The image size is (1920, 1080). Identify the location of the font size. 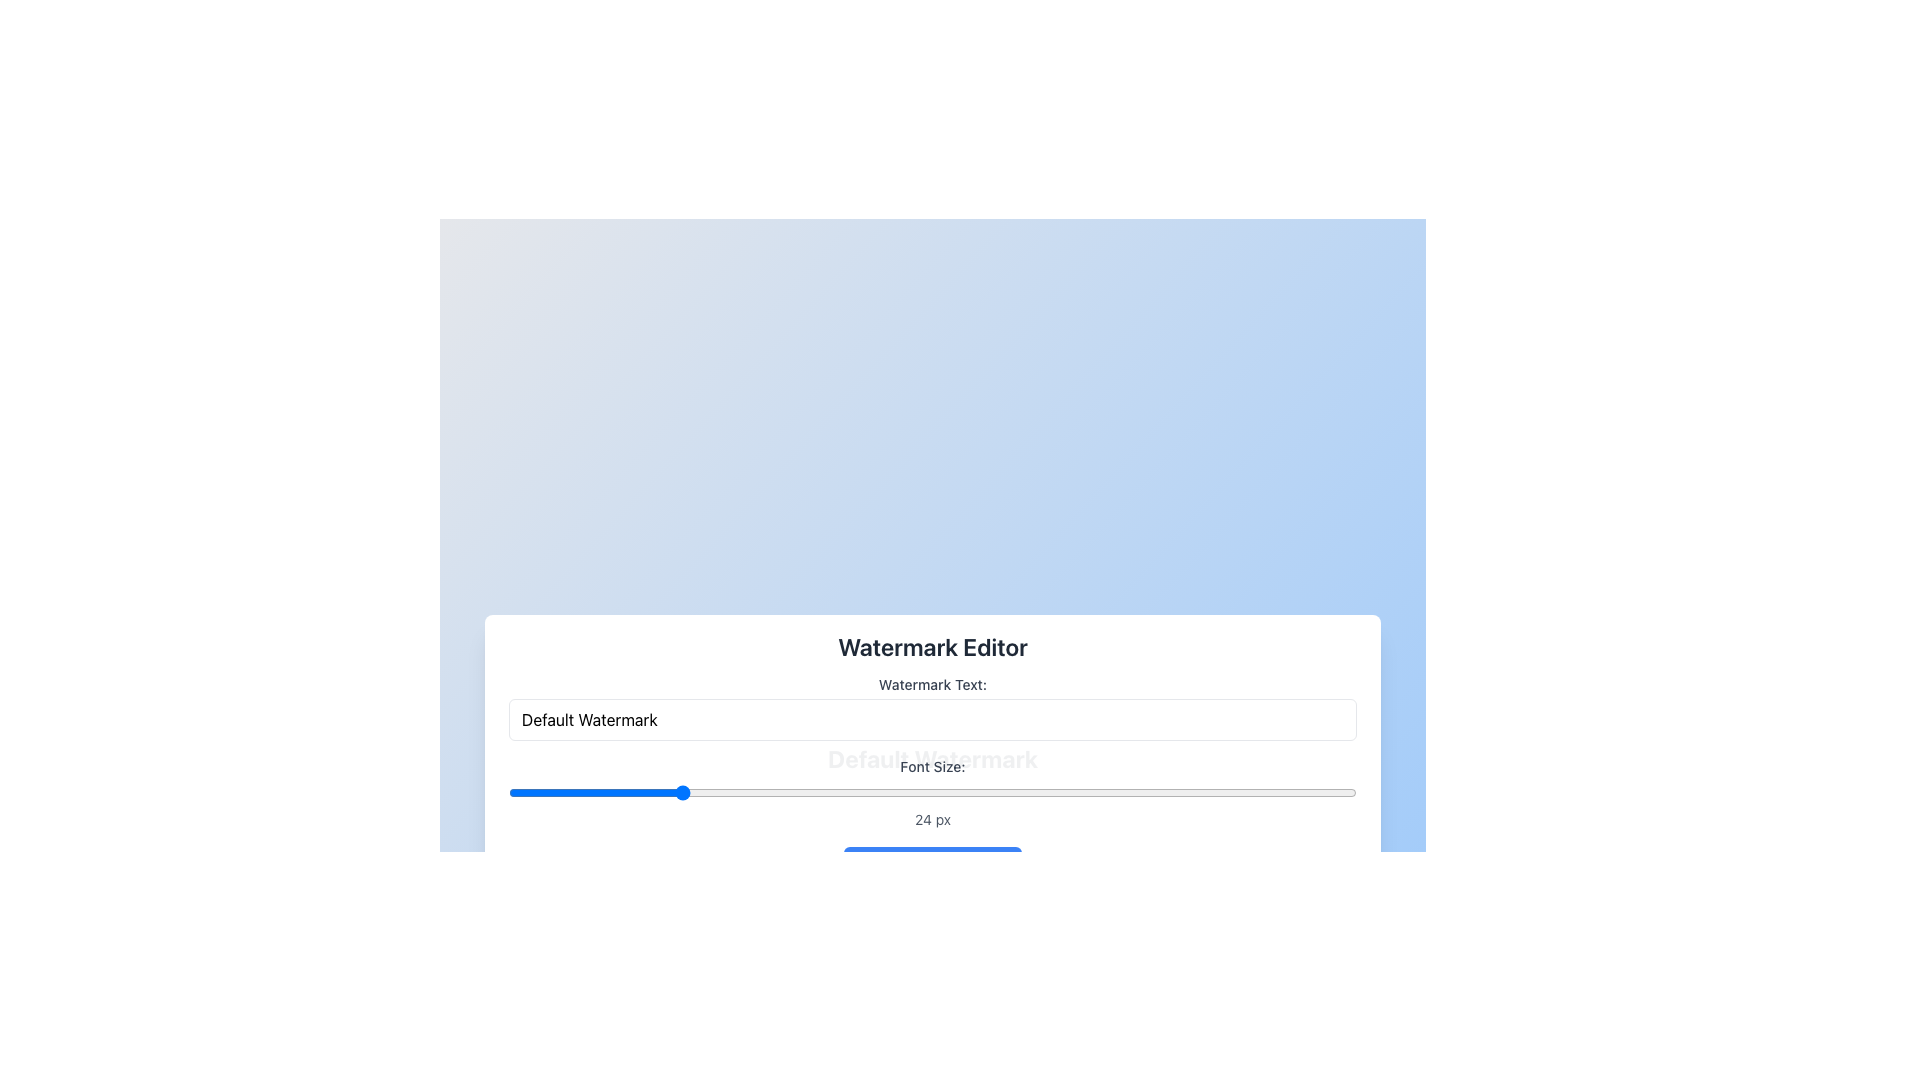
(1005, 792).